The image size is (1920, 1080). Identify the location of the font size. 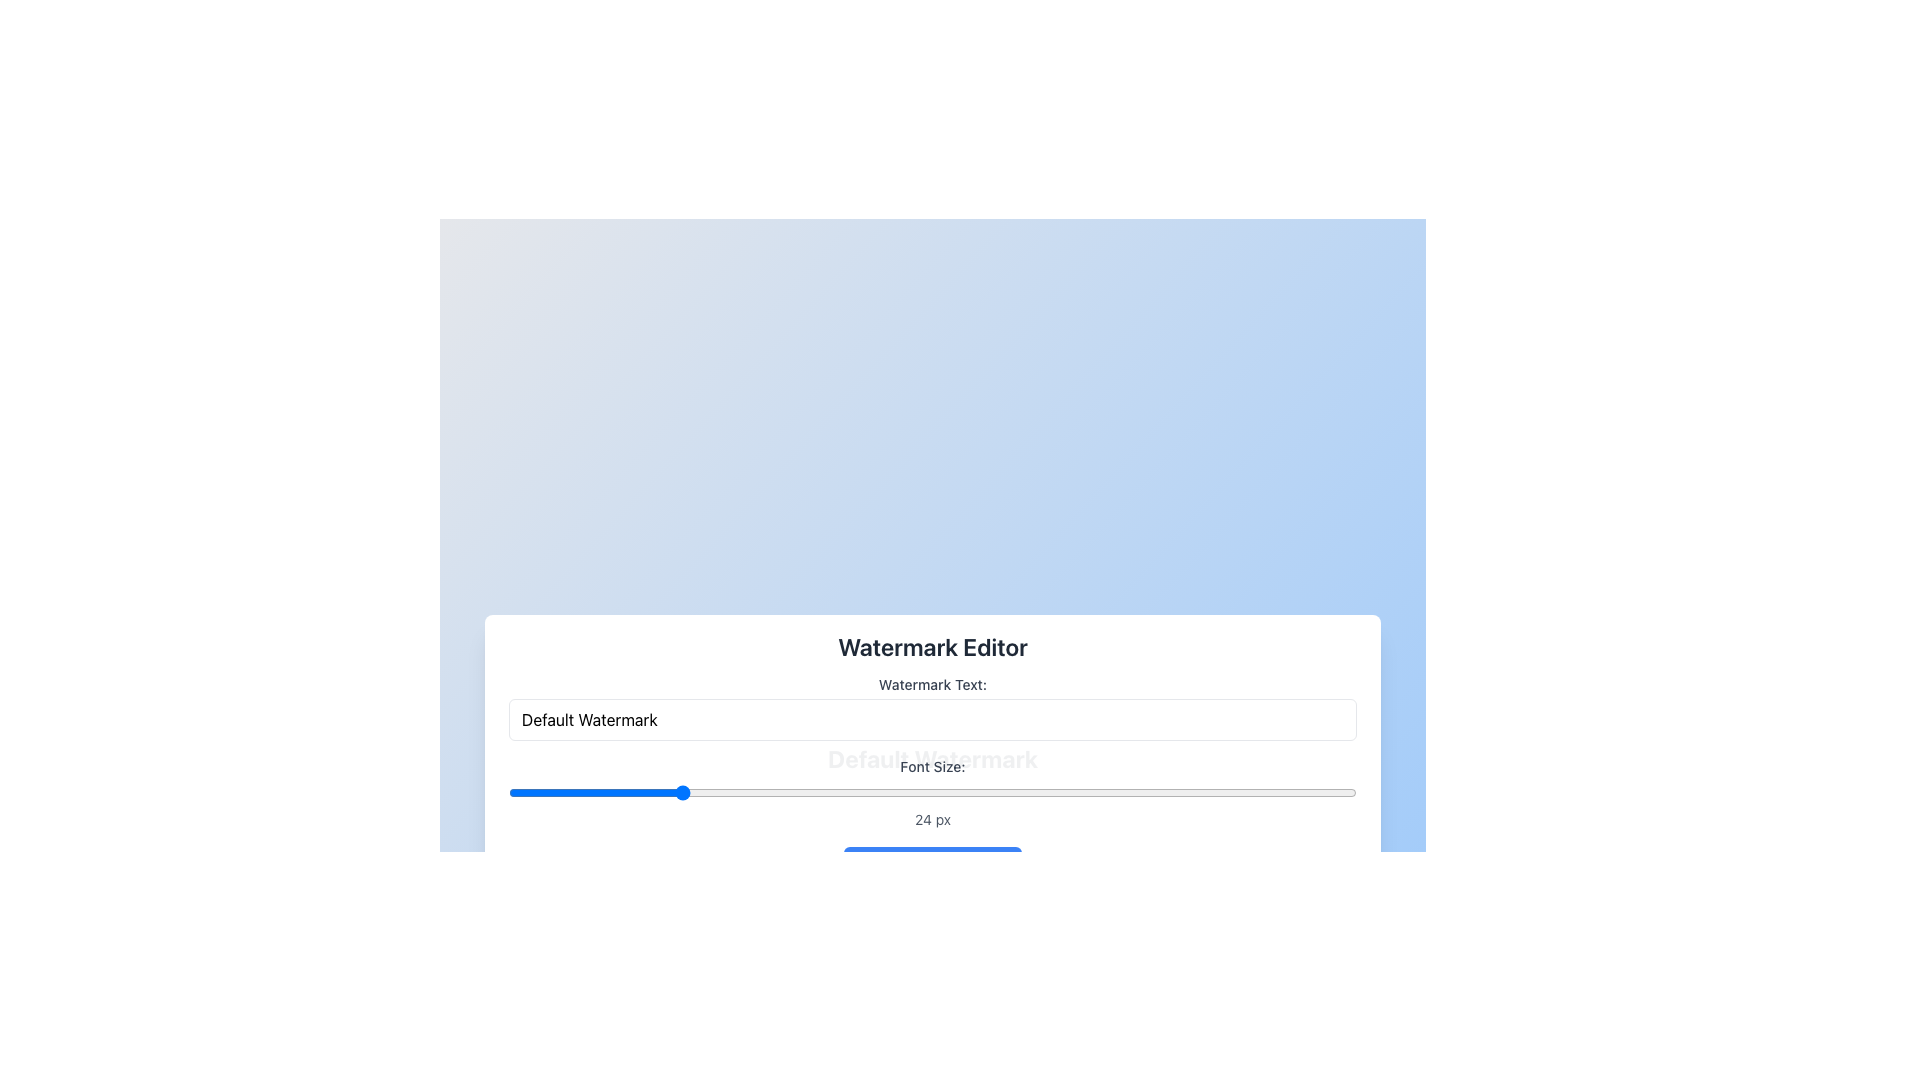
(1005, 792).